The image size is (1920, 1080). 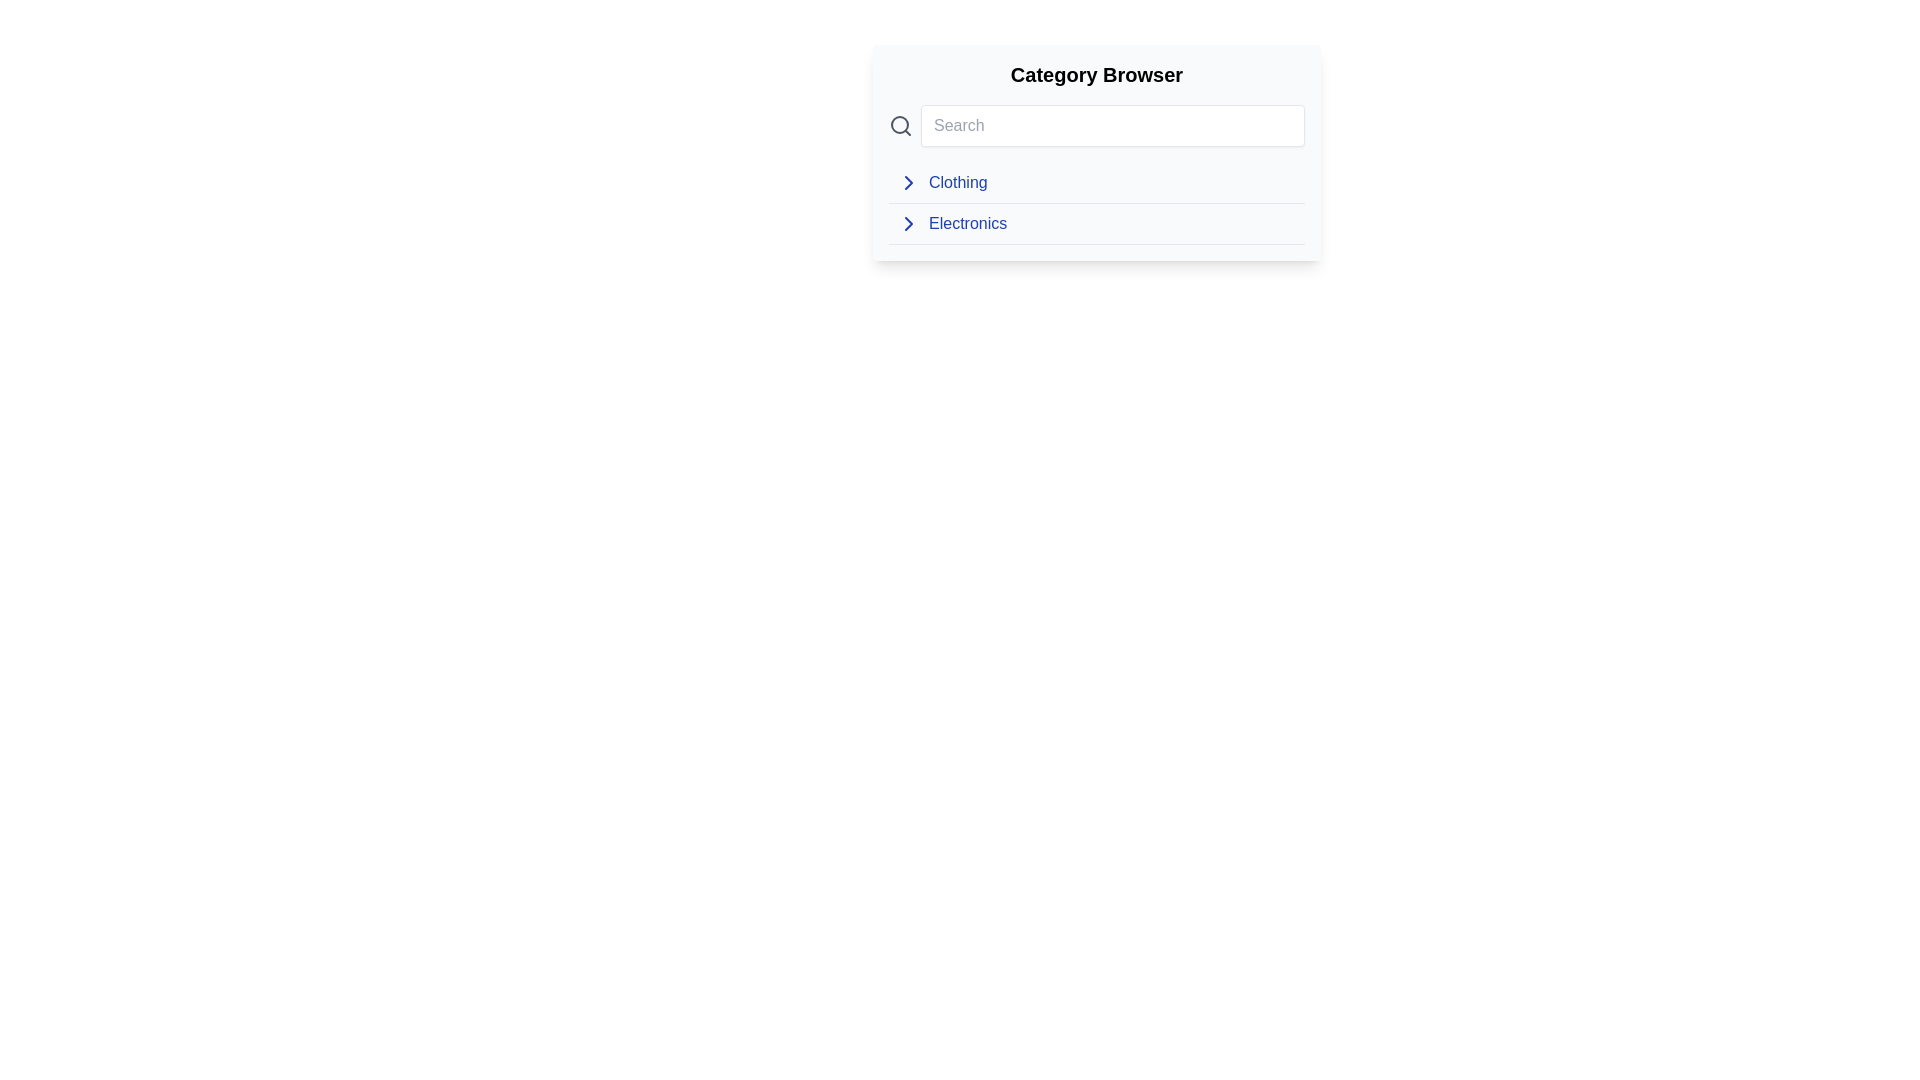 I want to click on the category browser interface element that contains multiple interactive components including a search input and selectable list items, so click(x=1096, y=152).